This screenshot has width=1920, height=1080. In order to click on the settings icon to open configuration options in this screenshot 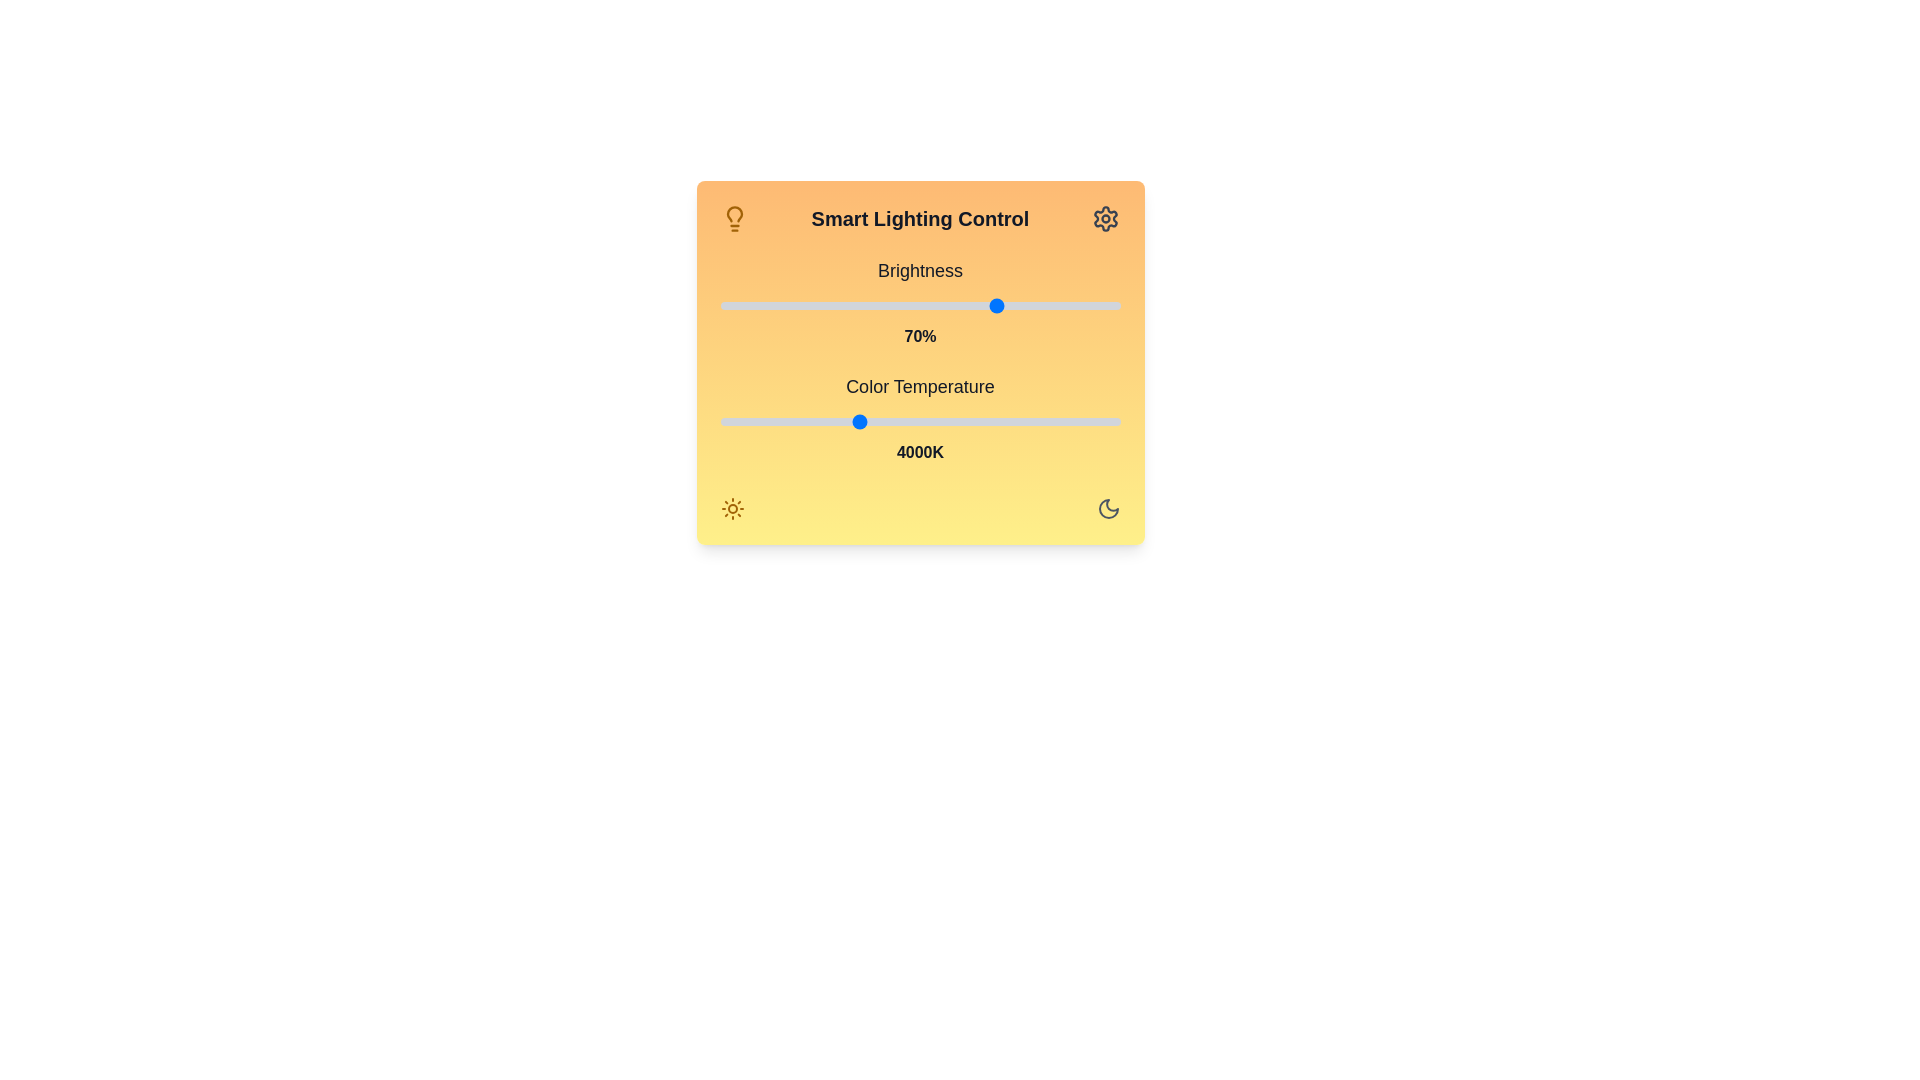, I will do `click(1105, 219)`.